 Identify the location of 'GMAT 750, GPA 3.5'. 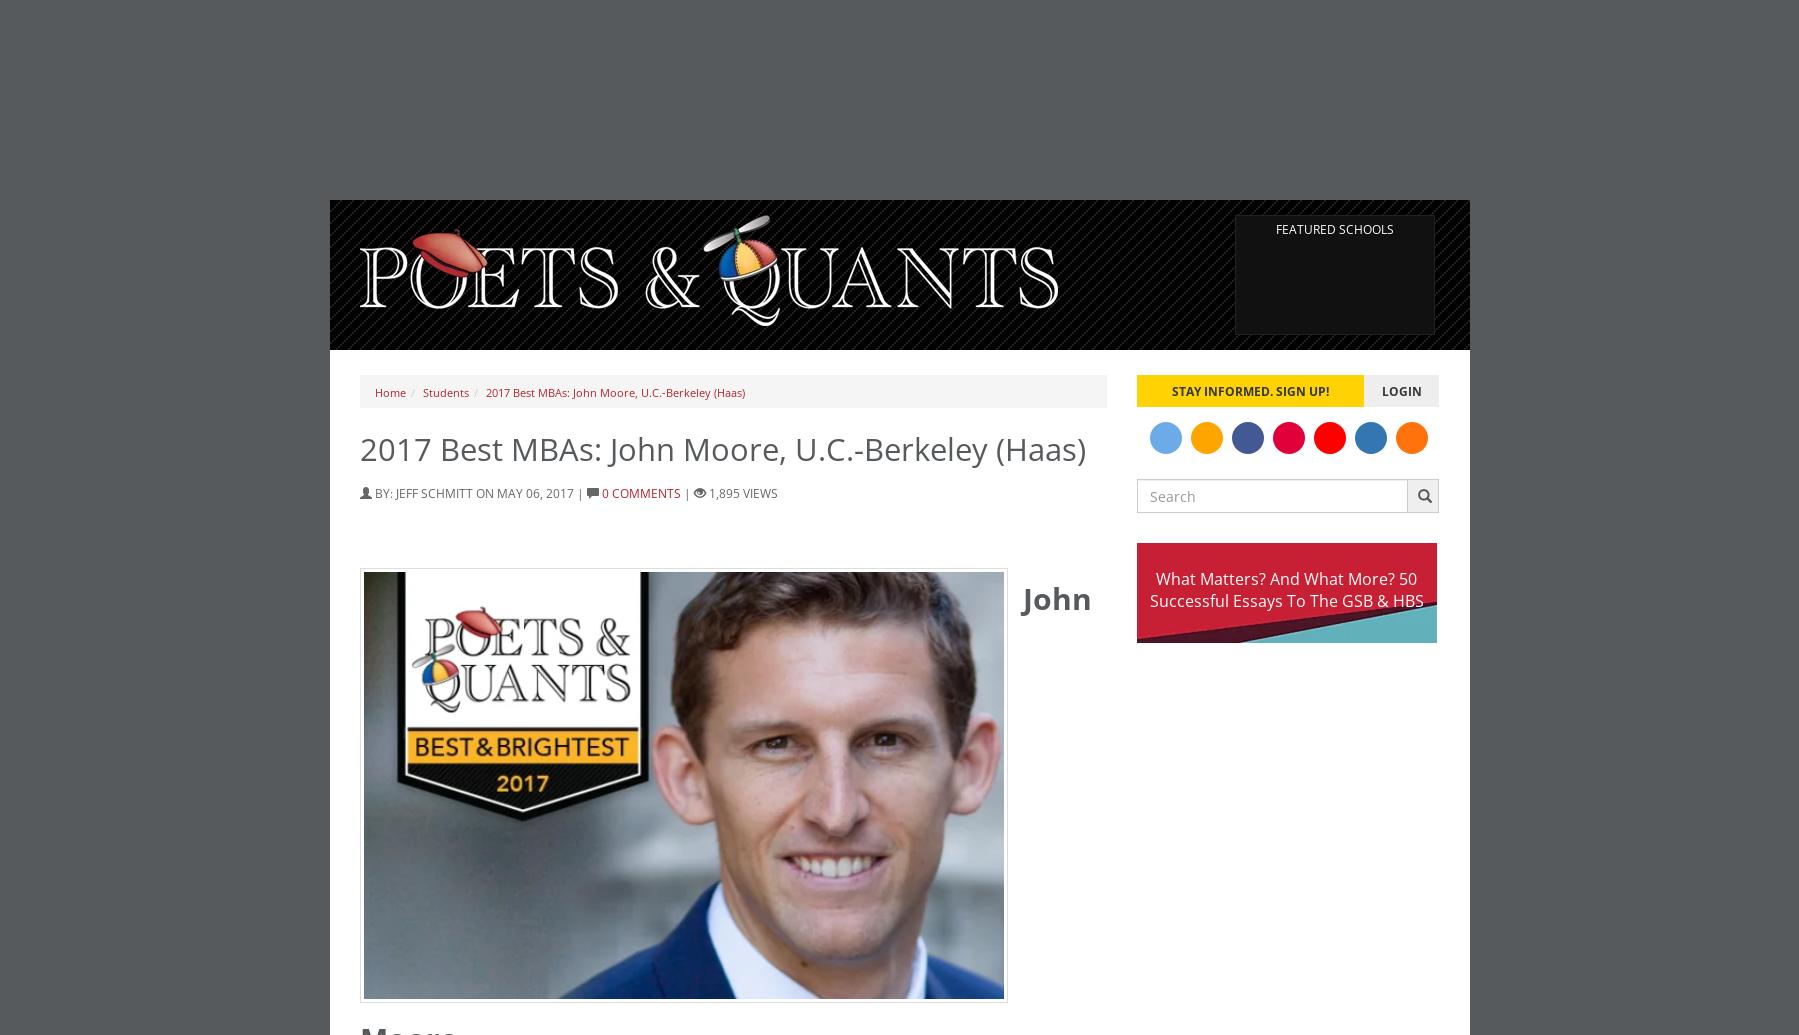
(904, 194).